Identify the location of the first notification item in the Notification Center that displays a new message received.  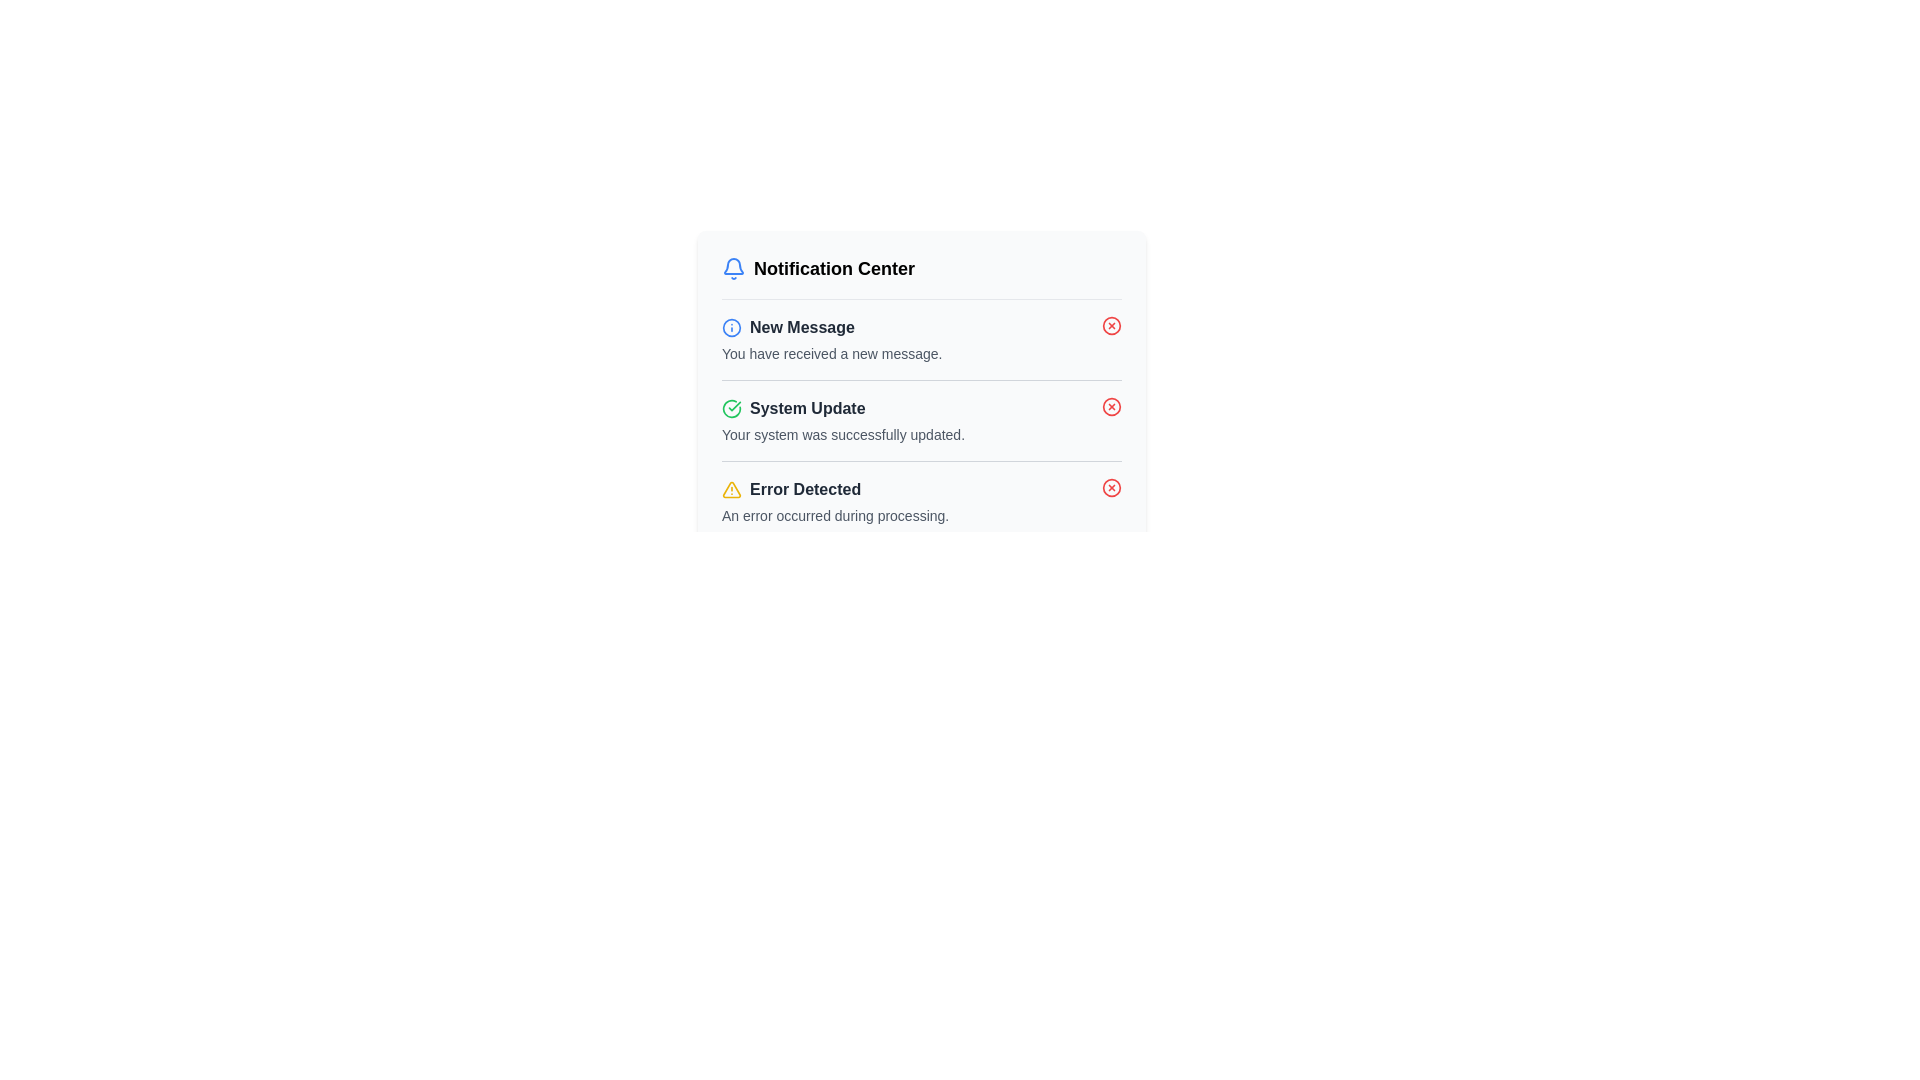
(920, 338).